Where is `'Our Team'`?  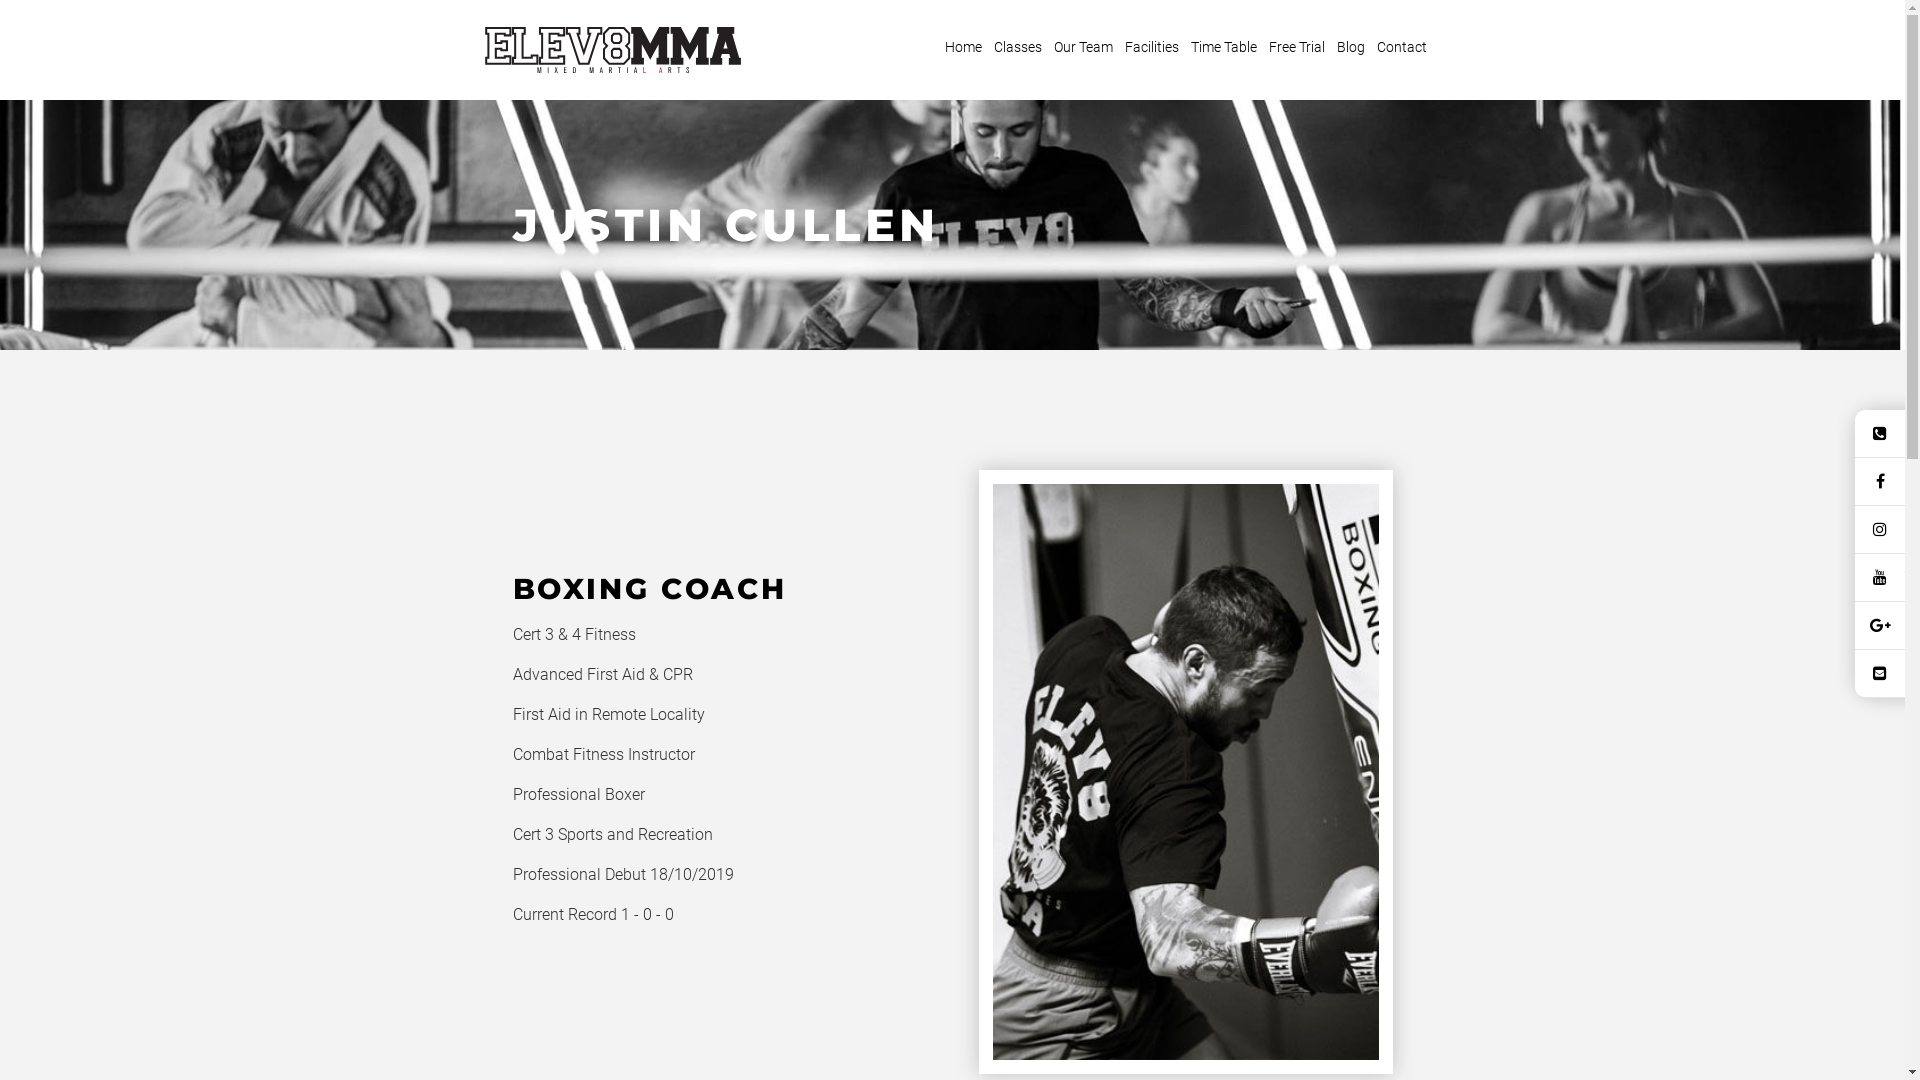
'Our Team' is located at coordinates (1046, 46).